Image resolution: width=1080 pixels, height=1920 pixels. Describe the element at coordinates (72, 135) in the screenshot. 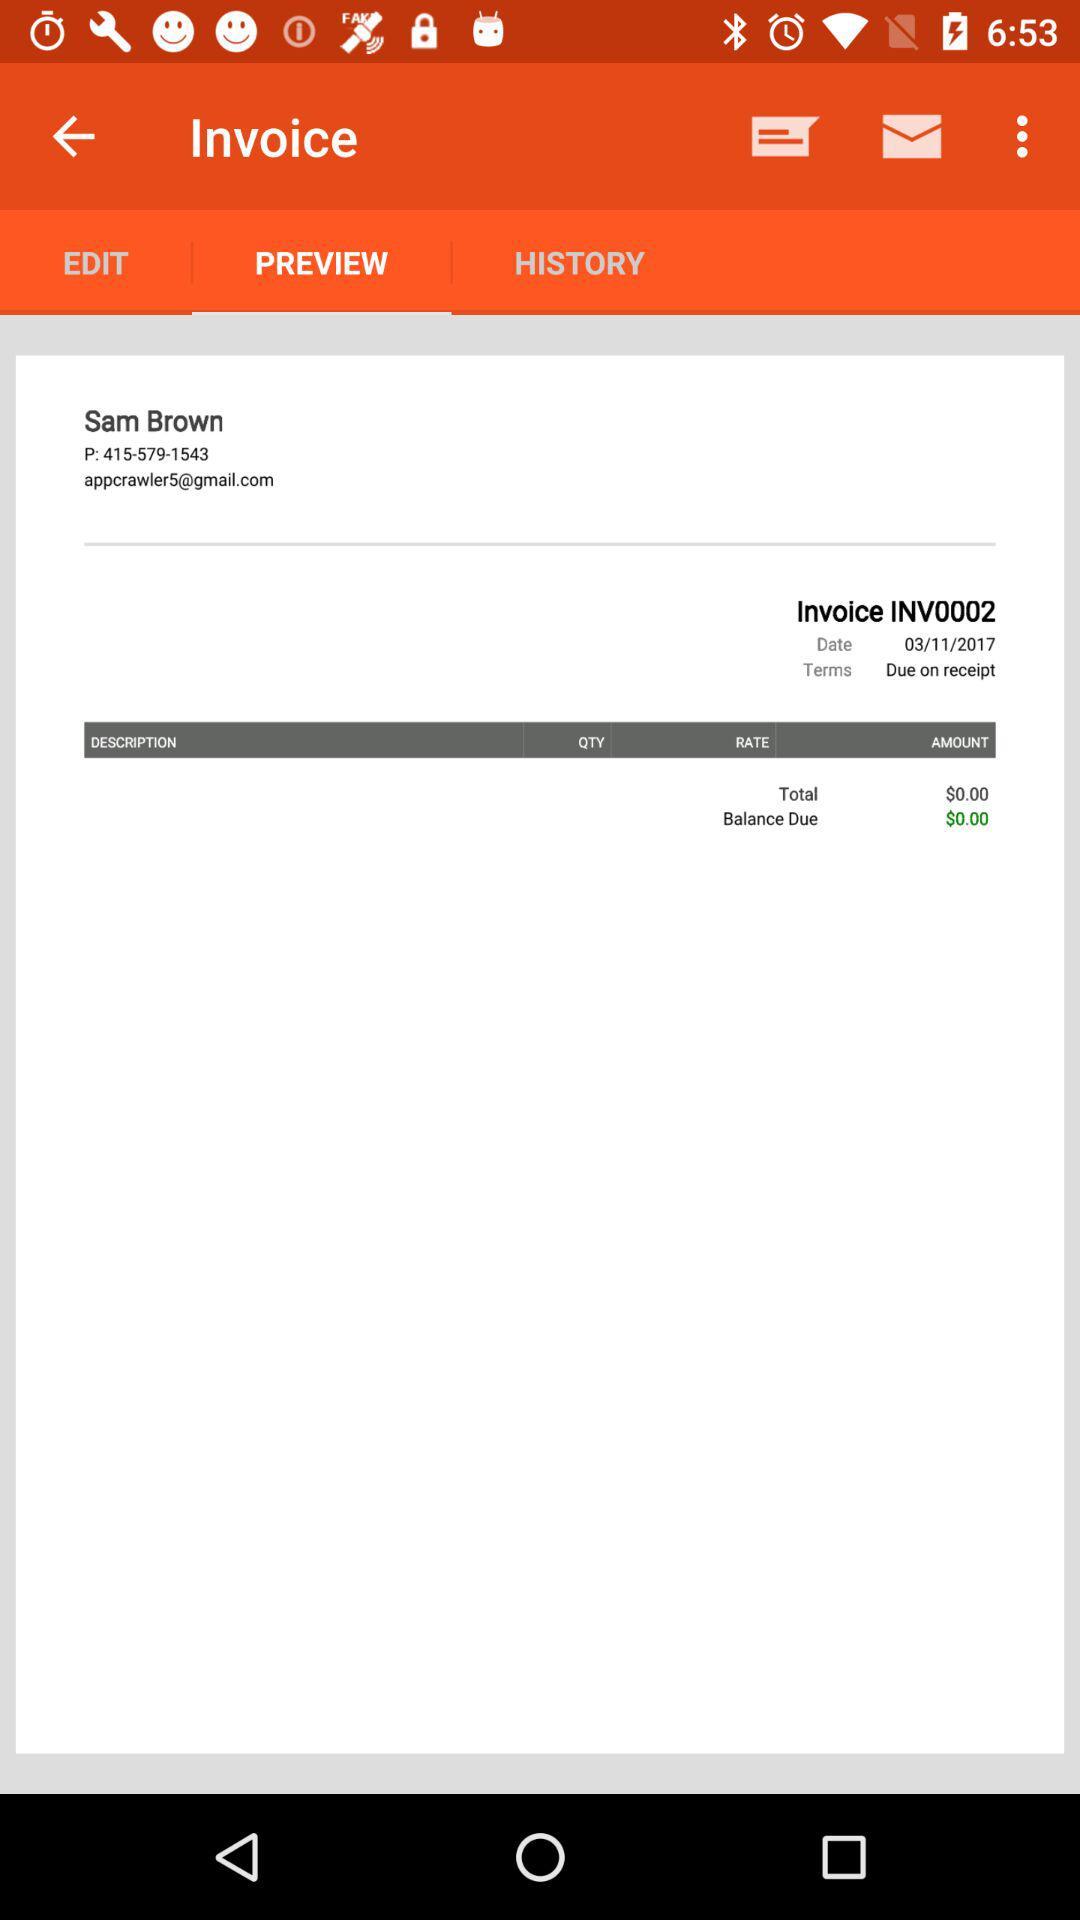

I see `the item next to the invoice` at that location.